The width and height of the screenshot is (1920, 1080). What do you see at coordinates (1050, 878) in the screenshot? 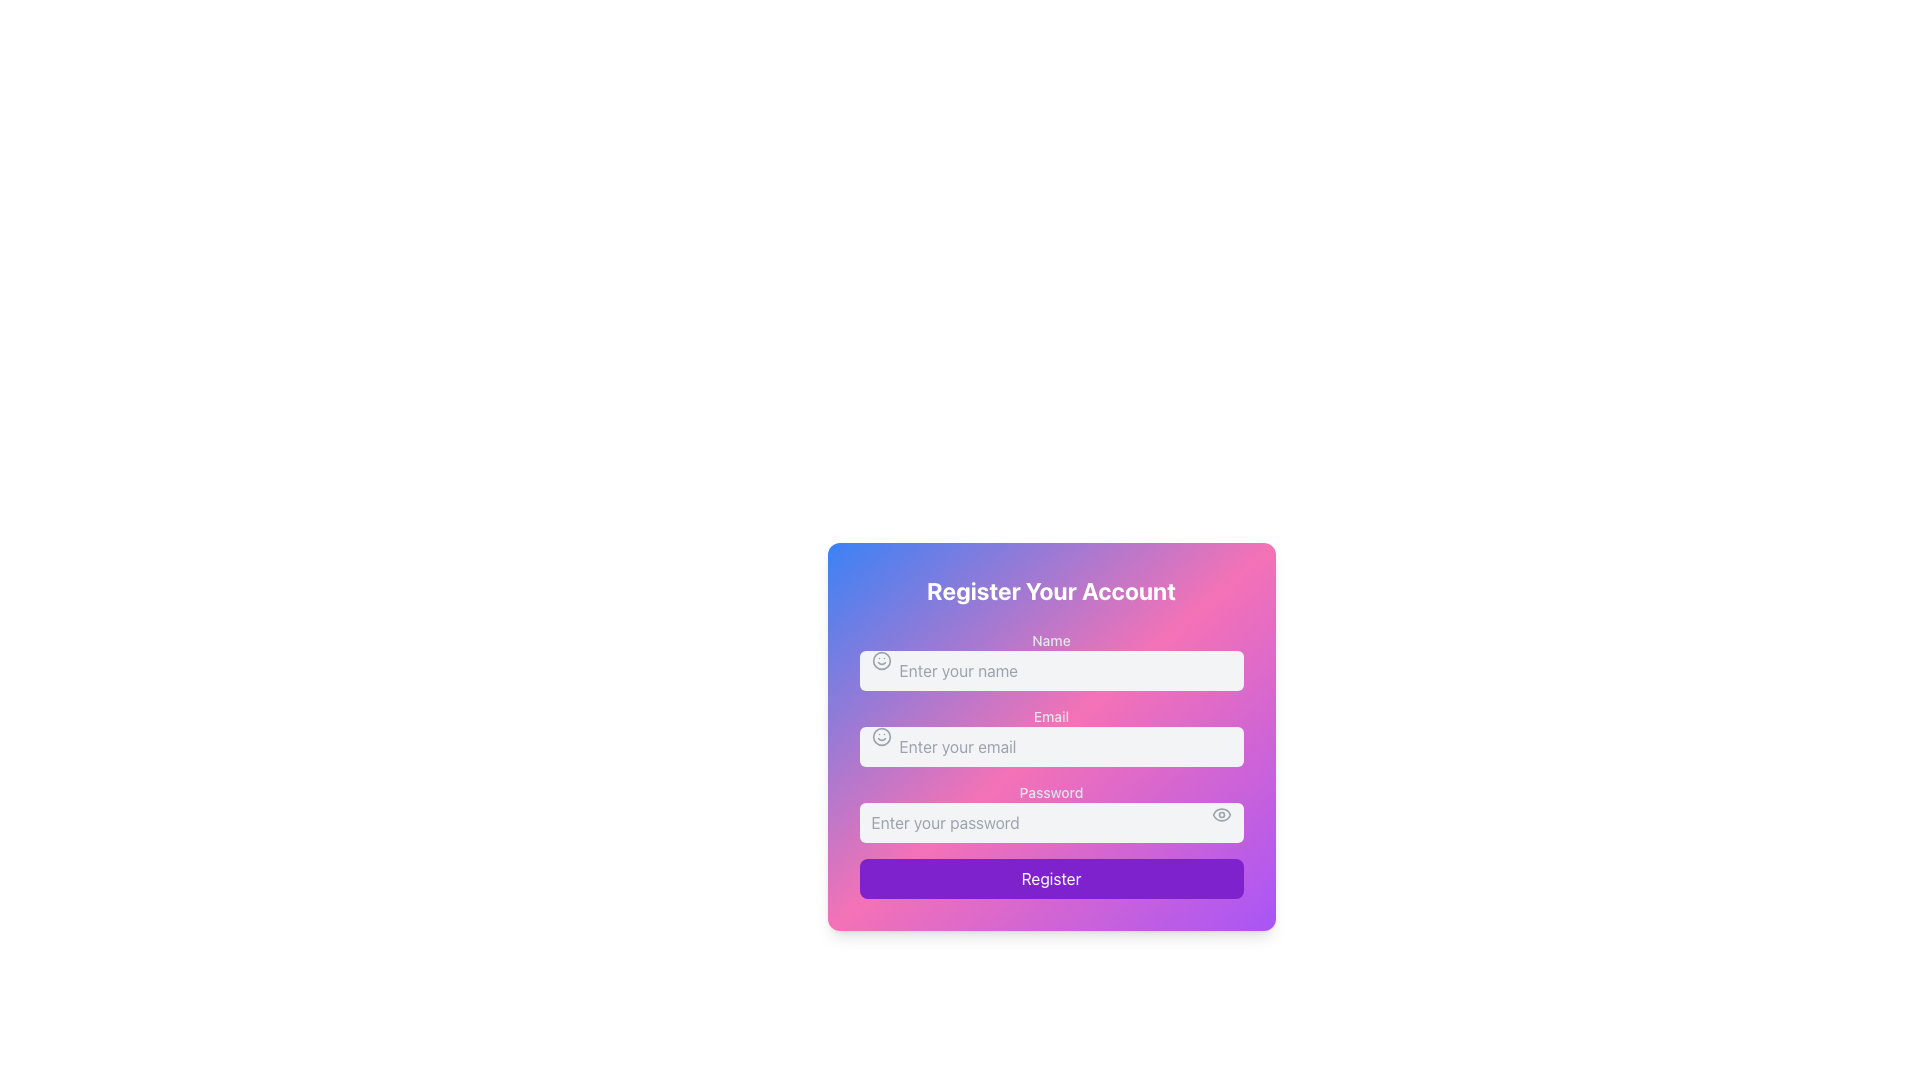
I see `the 'Register' button located at the bottom of the form with a purple background and white text` at bounding box center [1050, 878].